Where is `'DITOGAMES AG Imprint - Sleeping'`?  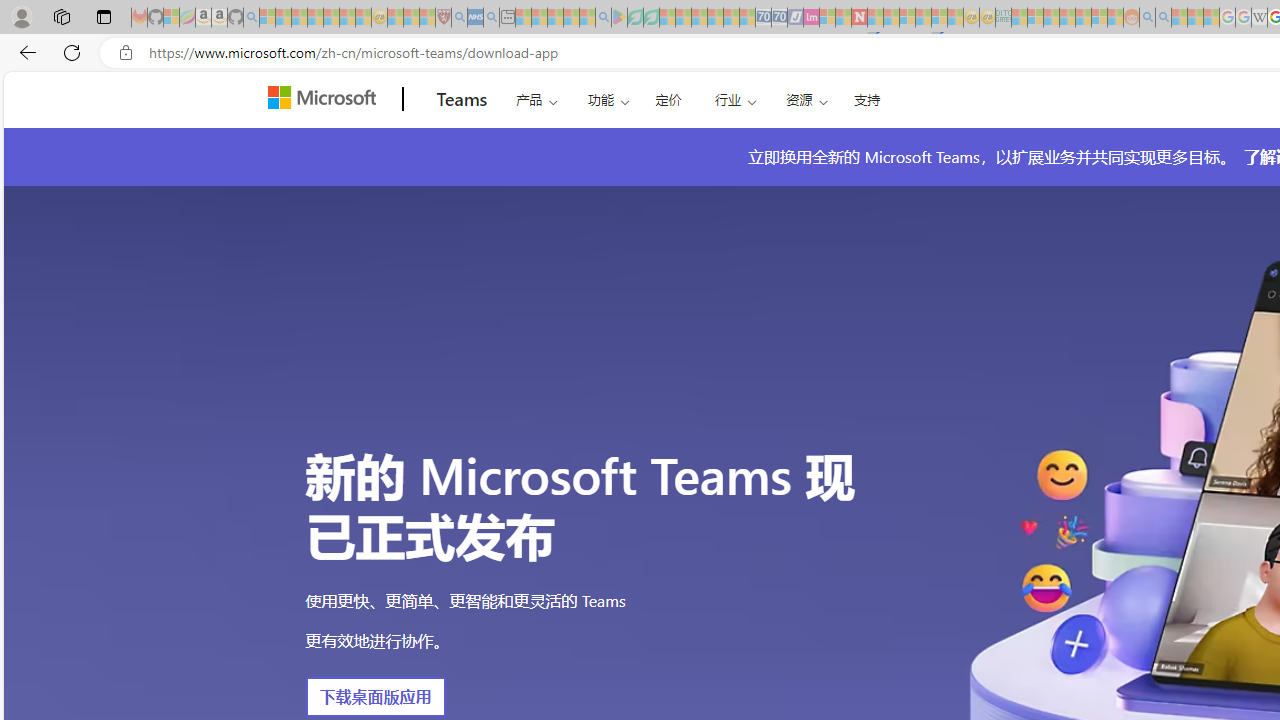
'DITOGAMES AG Imprint - Sleeping' is located at coordinates (1003, 17).